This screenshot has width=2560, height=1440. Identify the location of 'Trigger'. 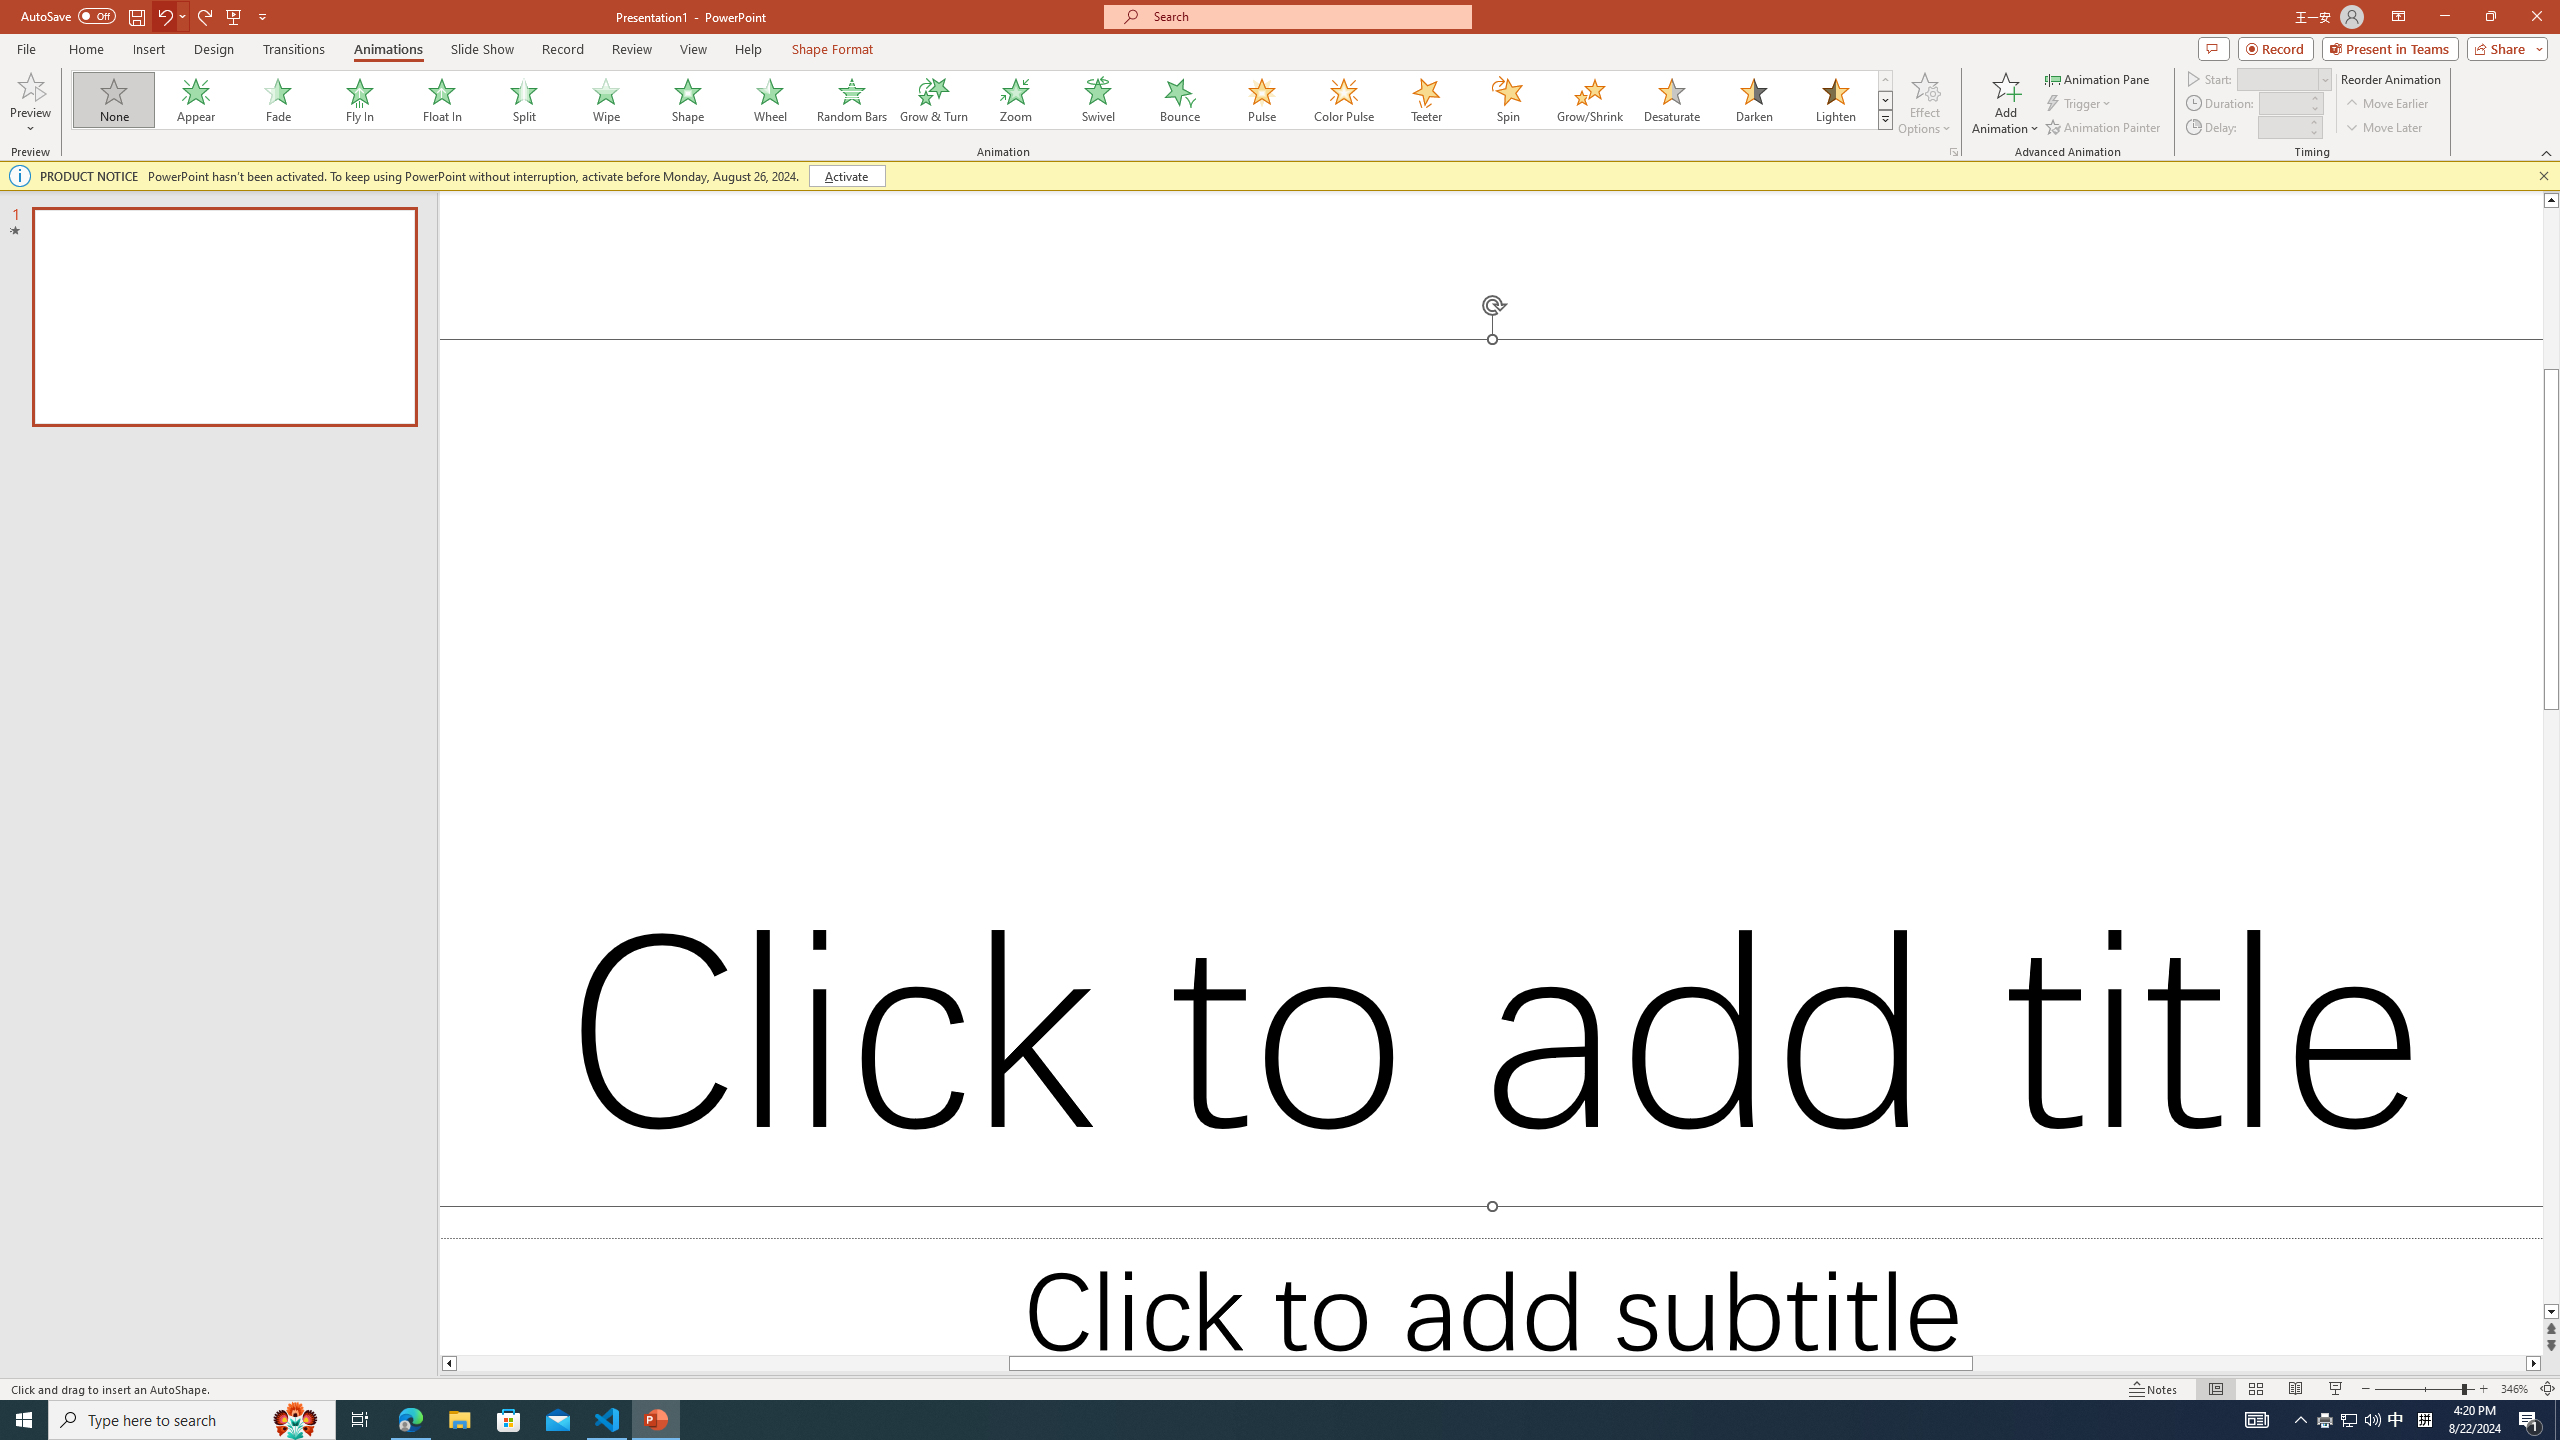
(2079, 103).